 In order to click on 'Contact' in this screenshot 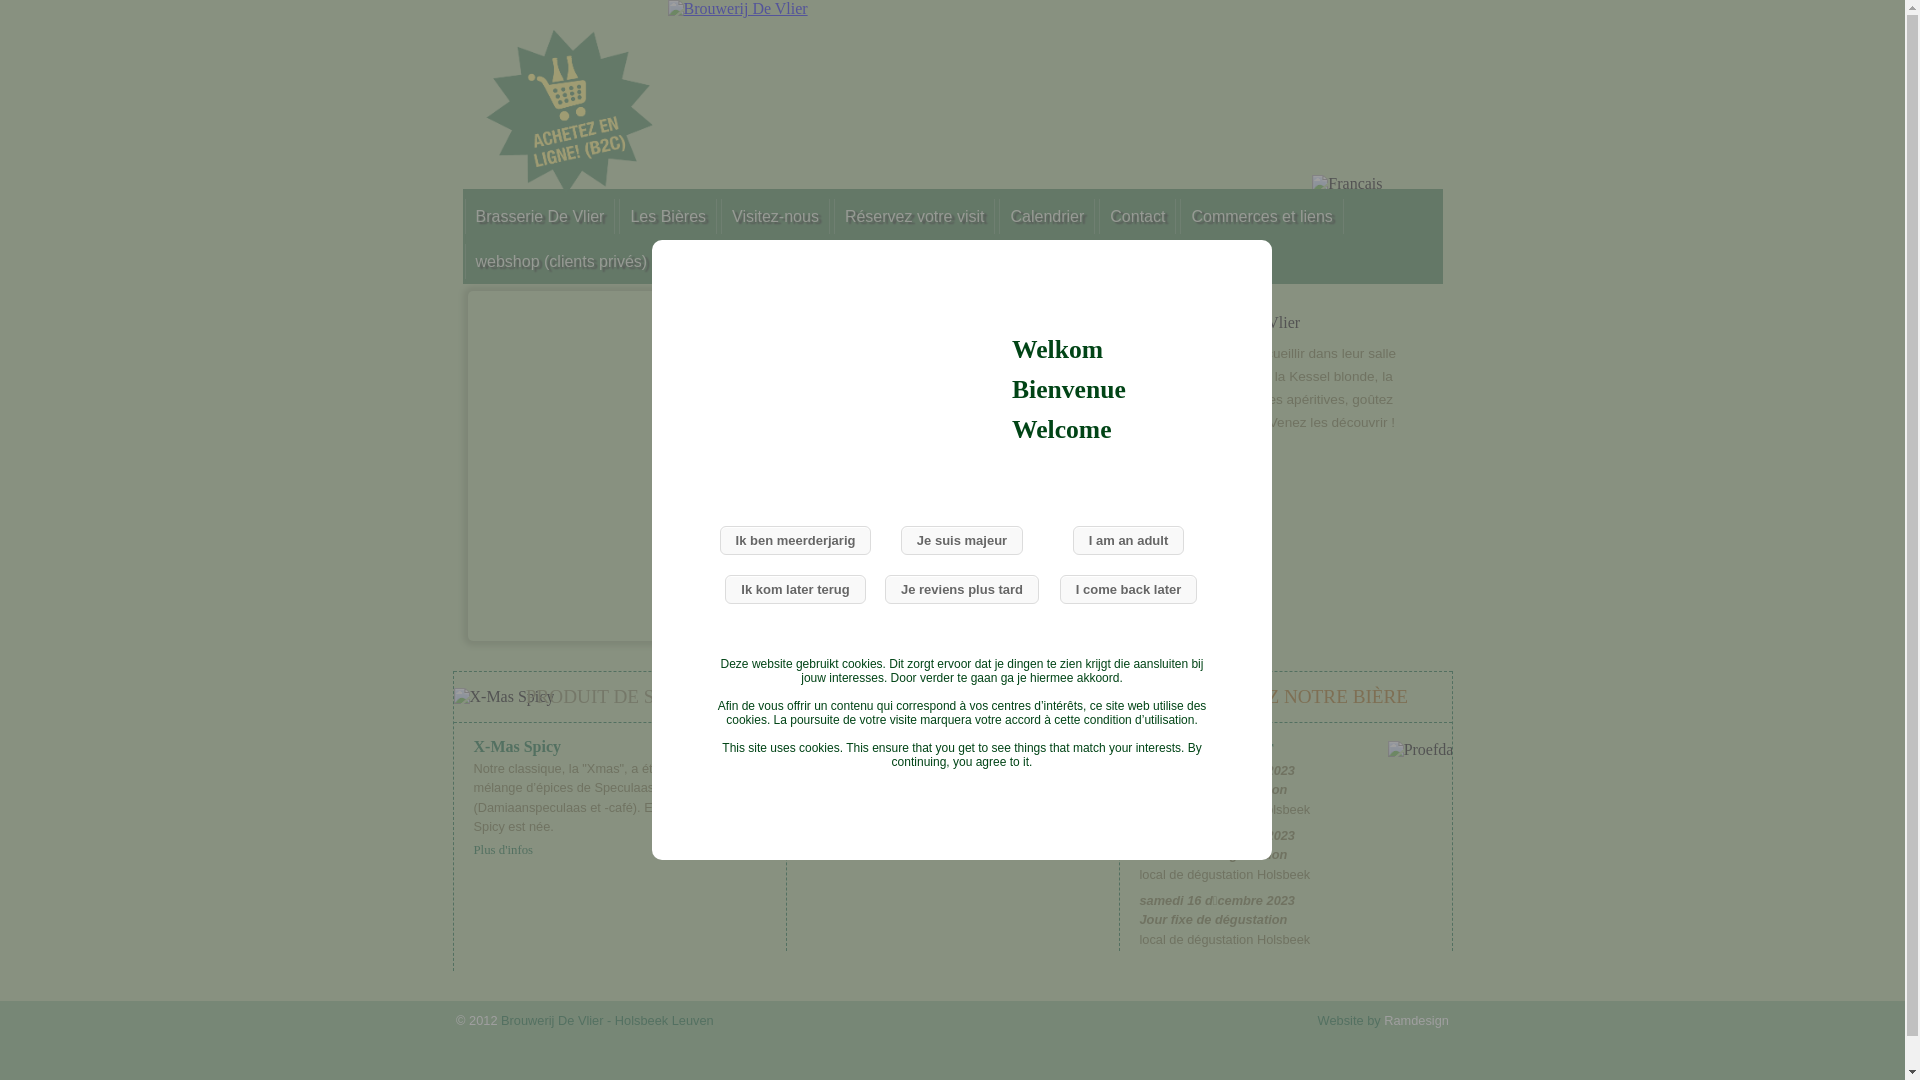, I will do `click(1137, 216)`.